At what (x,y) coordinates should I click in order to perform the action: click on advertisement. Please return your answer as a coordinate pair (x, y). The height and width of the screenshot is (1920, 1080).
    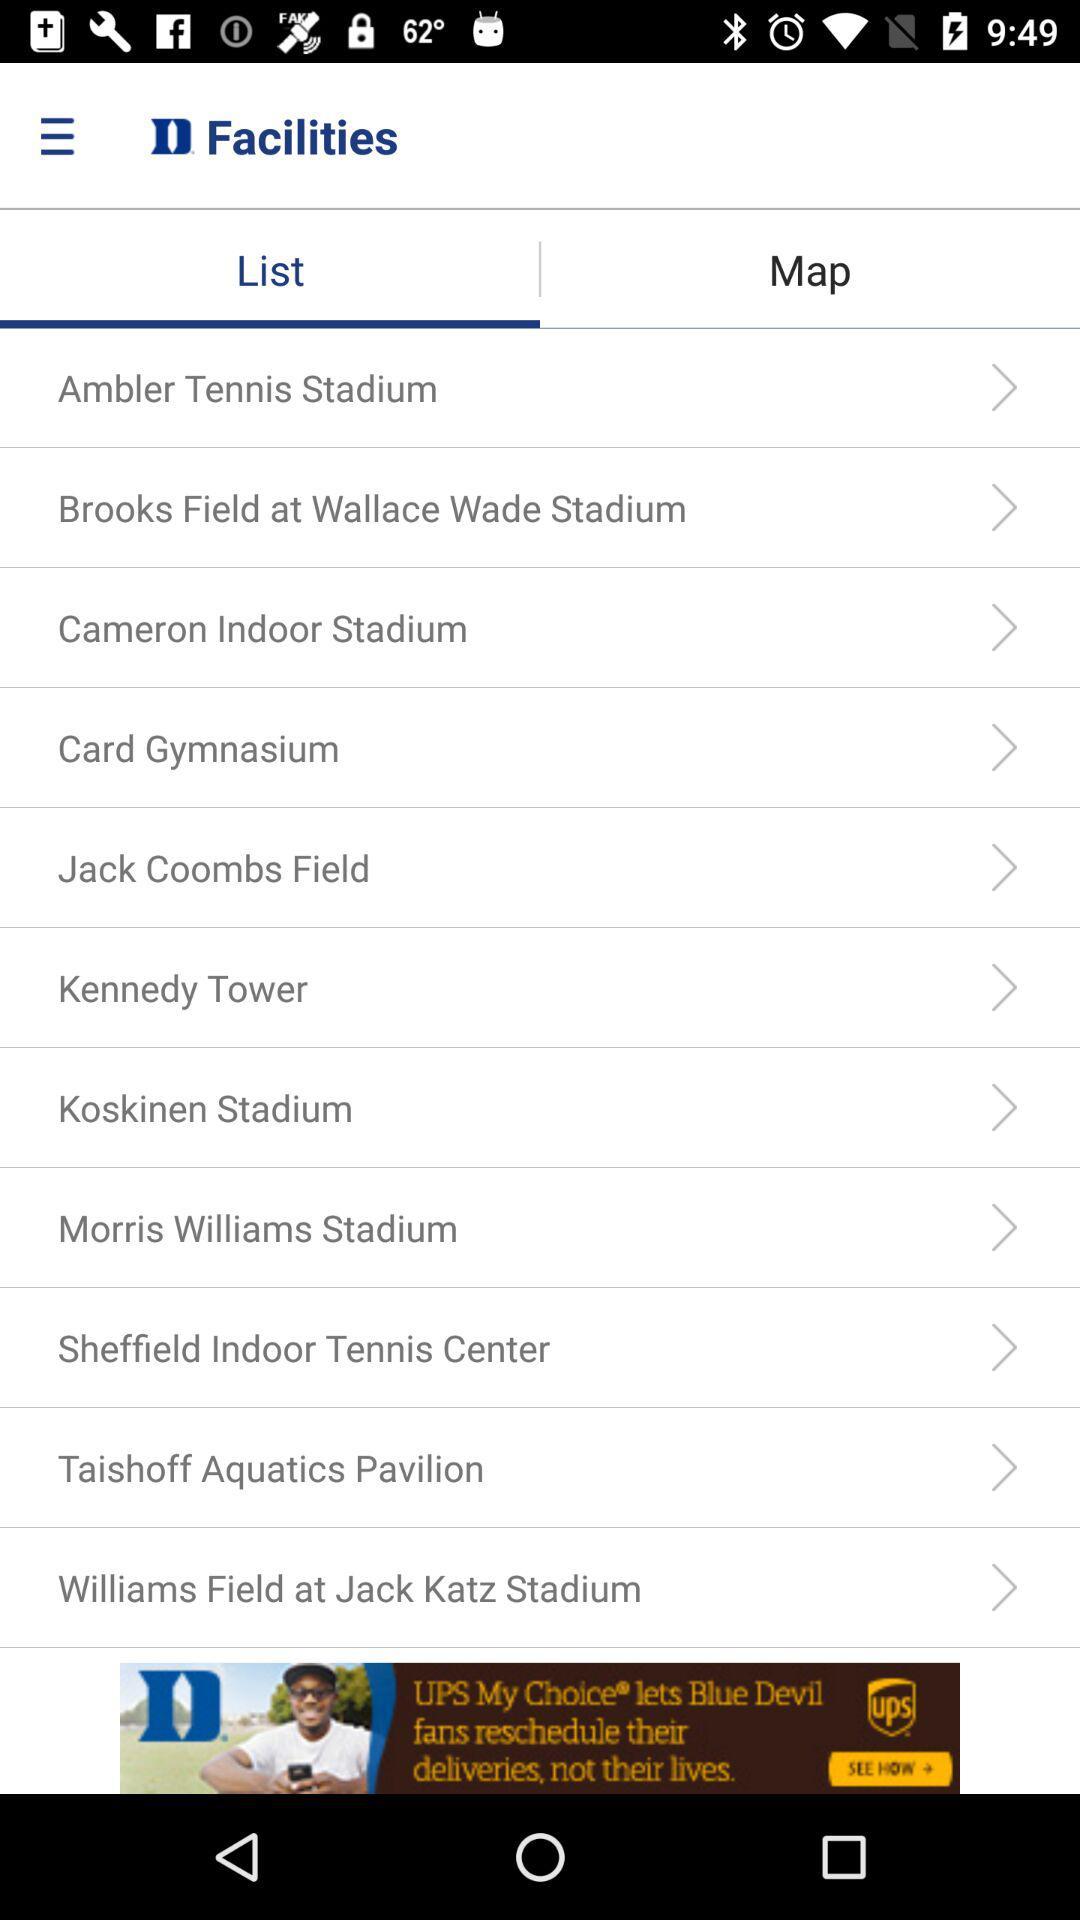
    Looking at the image, I should click on (540, 1727).